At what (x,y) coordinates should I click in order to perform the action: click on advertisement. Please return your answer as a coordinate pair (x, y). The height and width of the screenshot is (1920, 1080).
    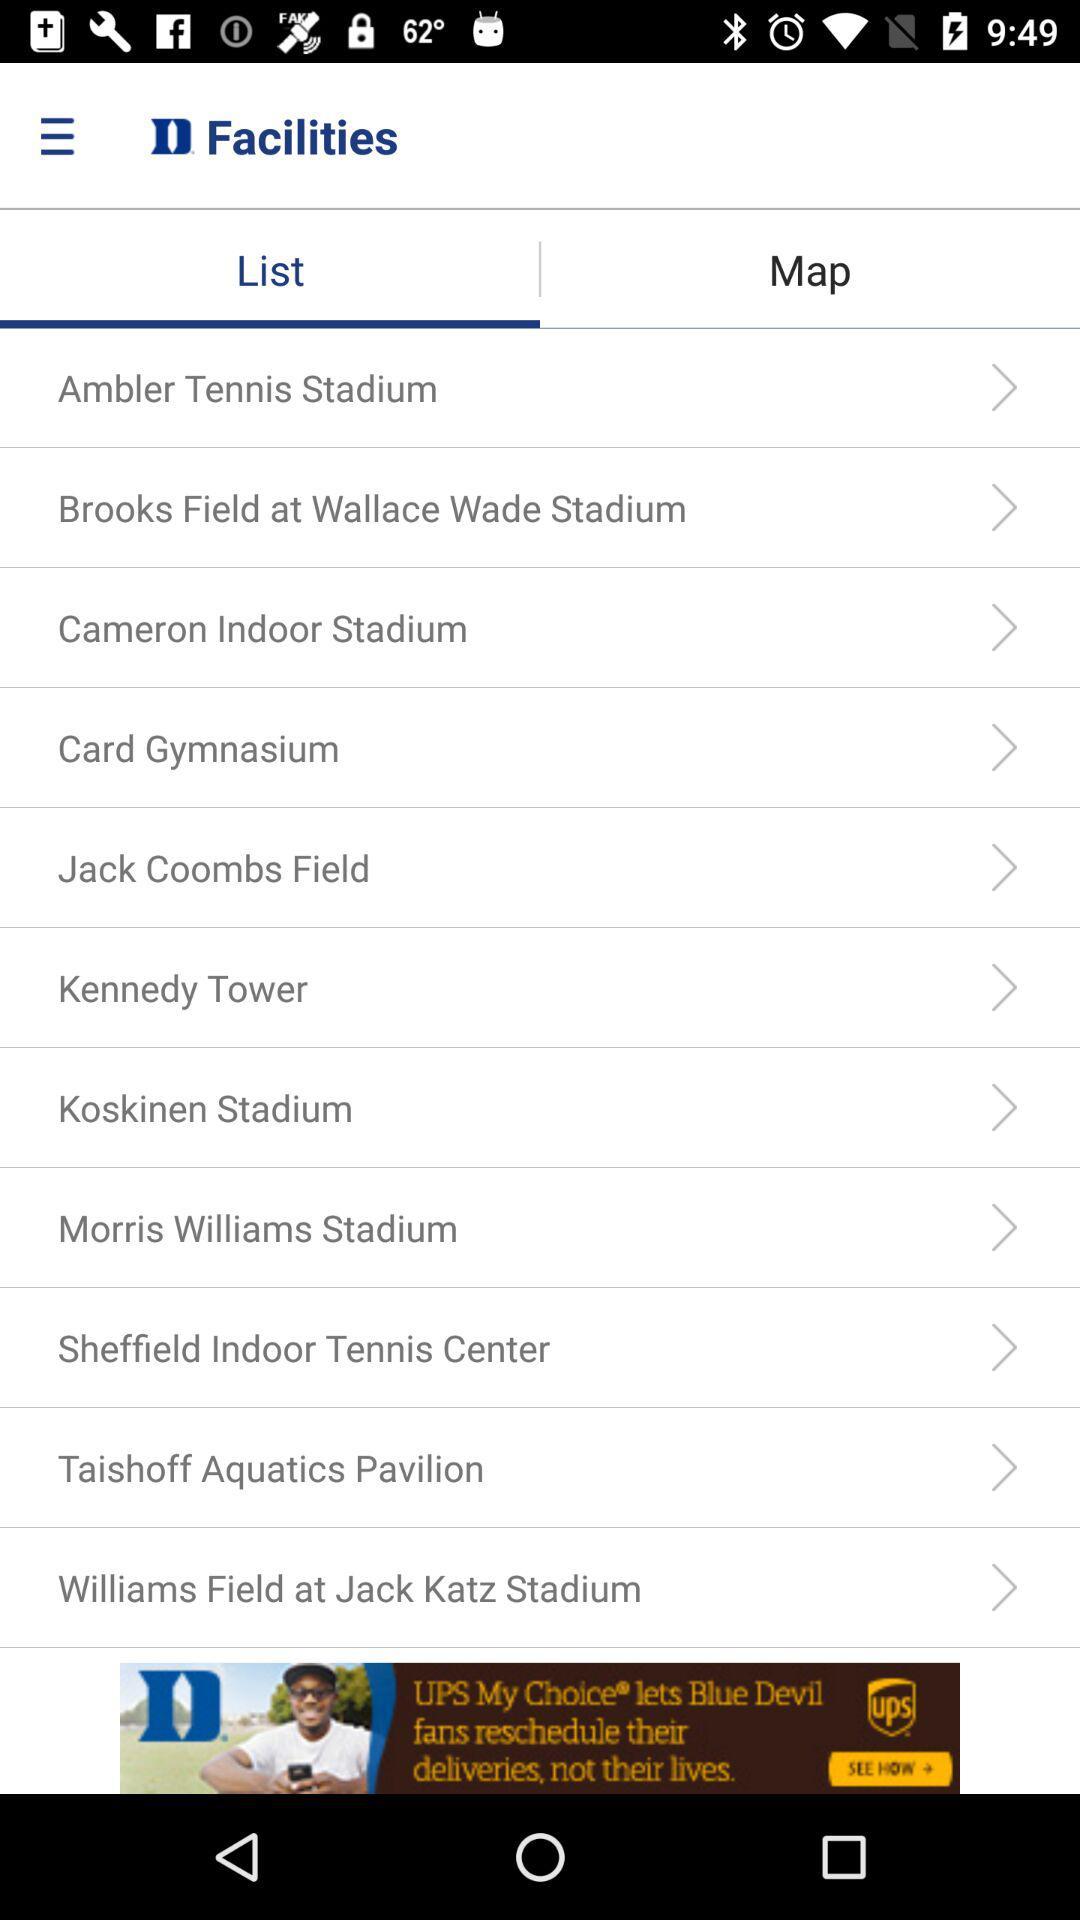
    Looking at the image, I should click on (540, 1727).